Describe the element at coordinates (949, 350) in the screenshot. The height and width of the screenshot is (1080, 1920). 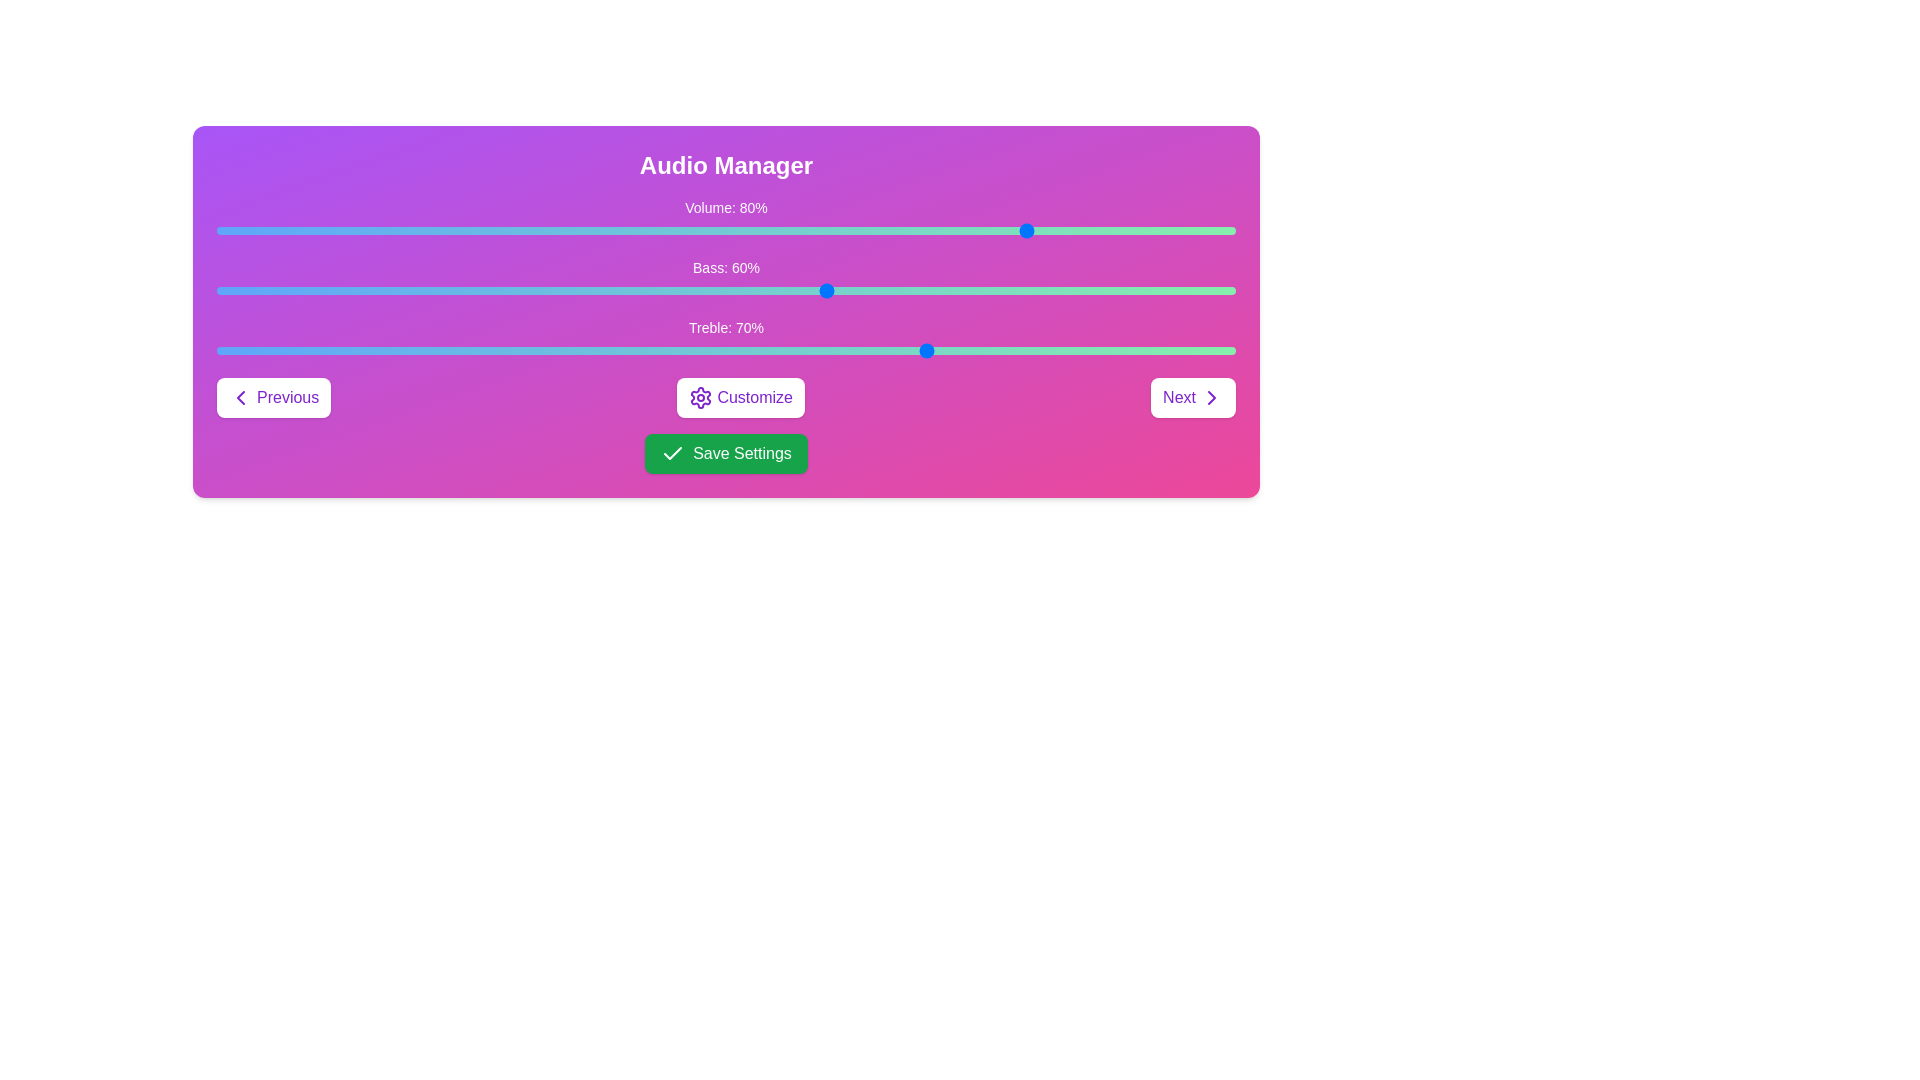
I see `treble` at that location.